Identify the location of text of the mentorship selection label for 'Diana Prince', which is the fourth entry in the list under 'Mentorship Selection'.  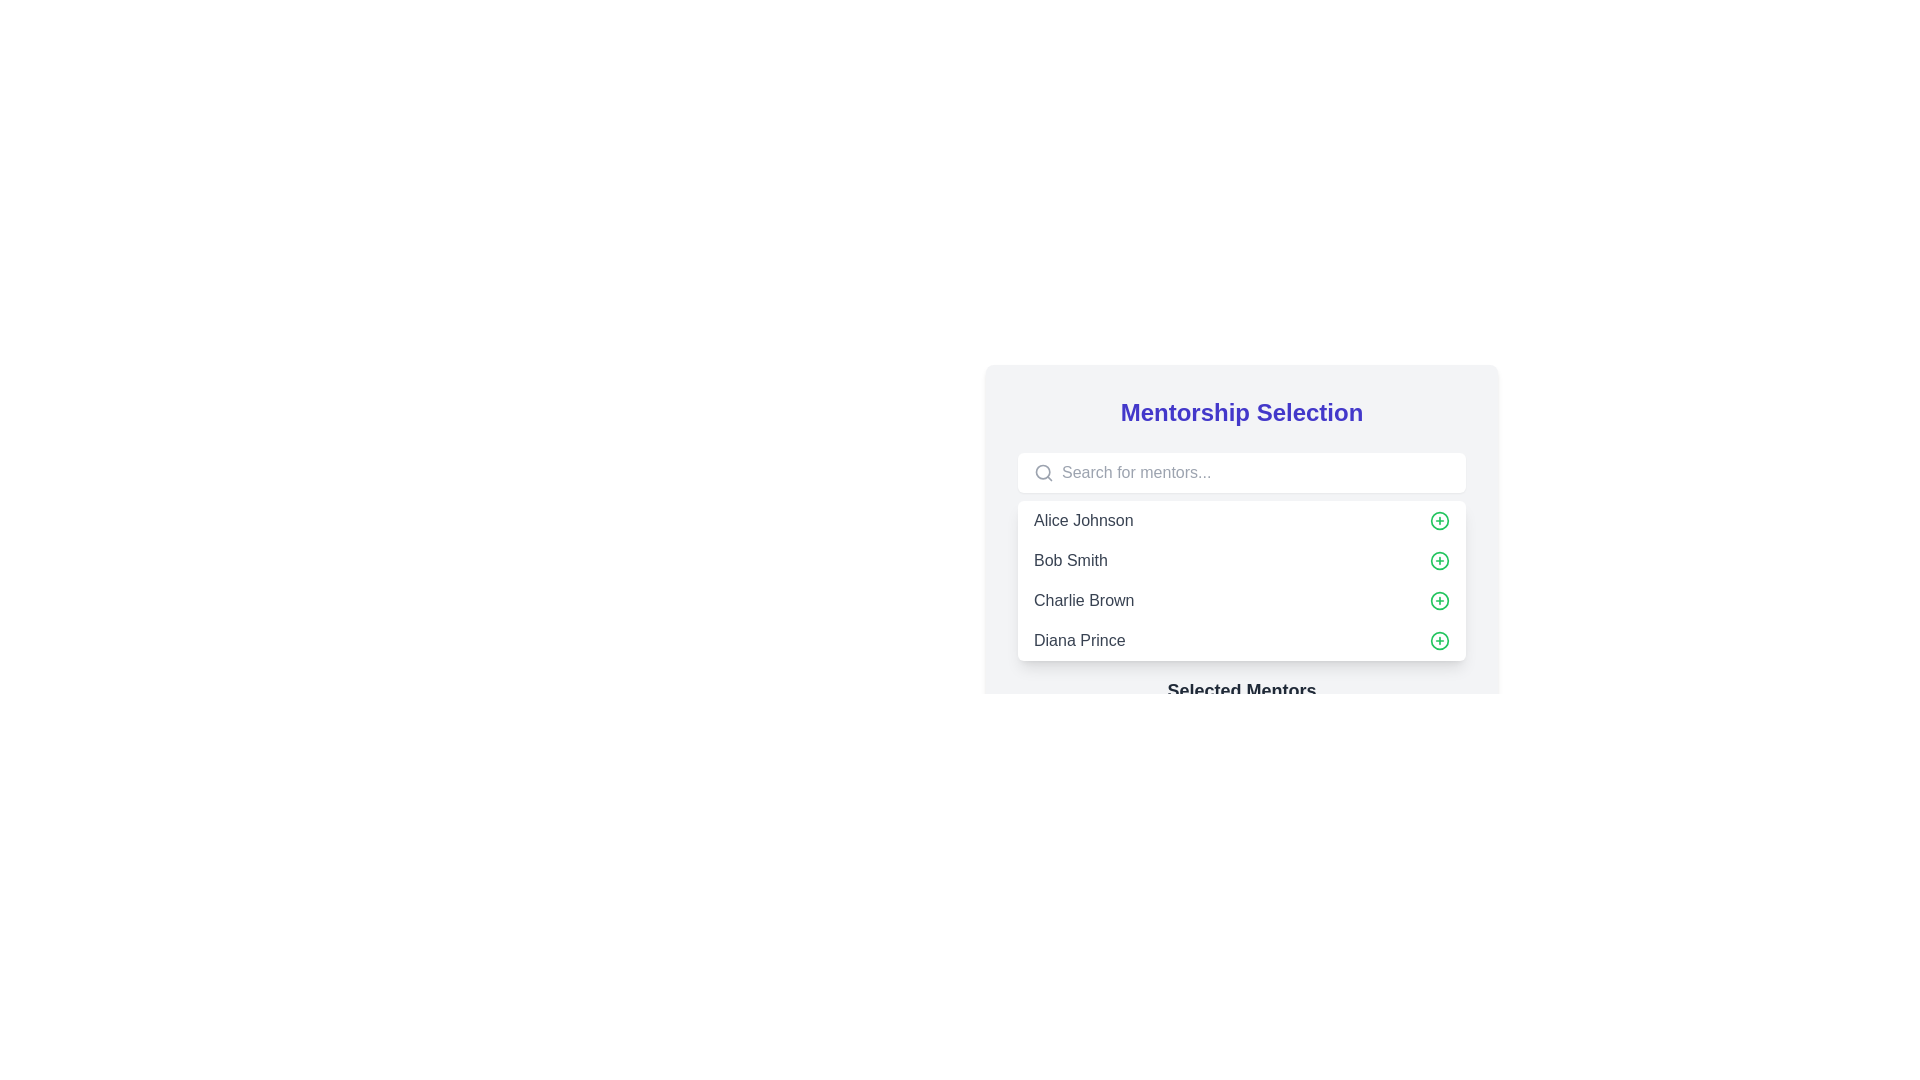
(1078, 640).